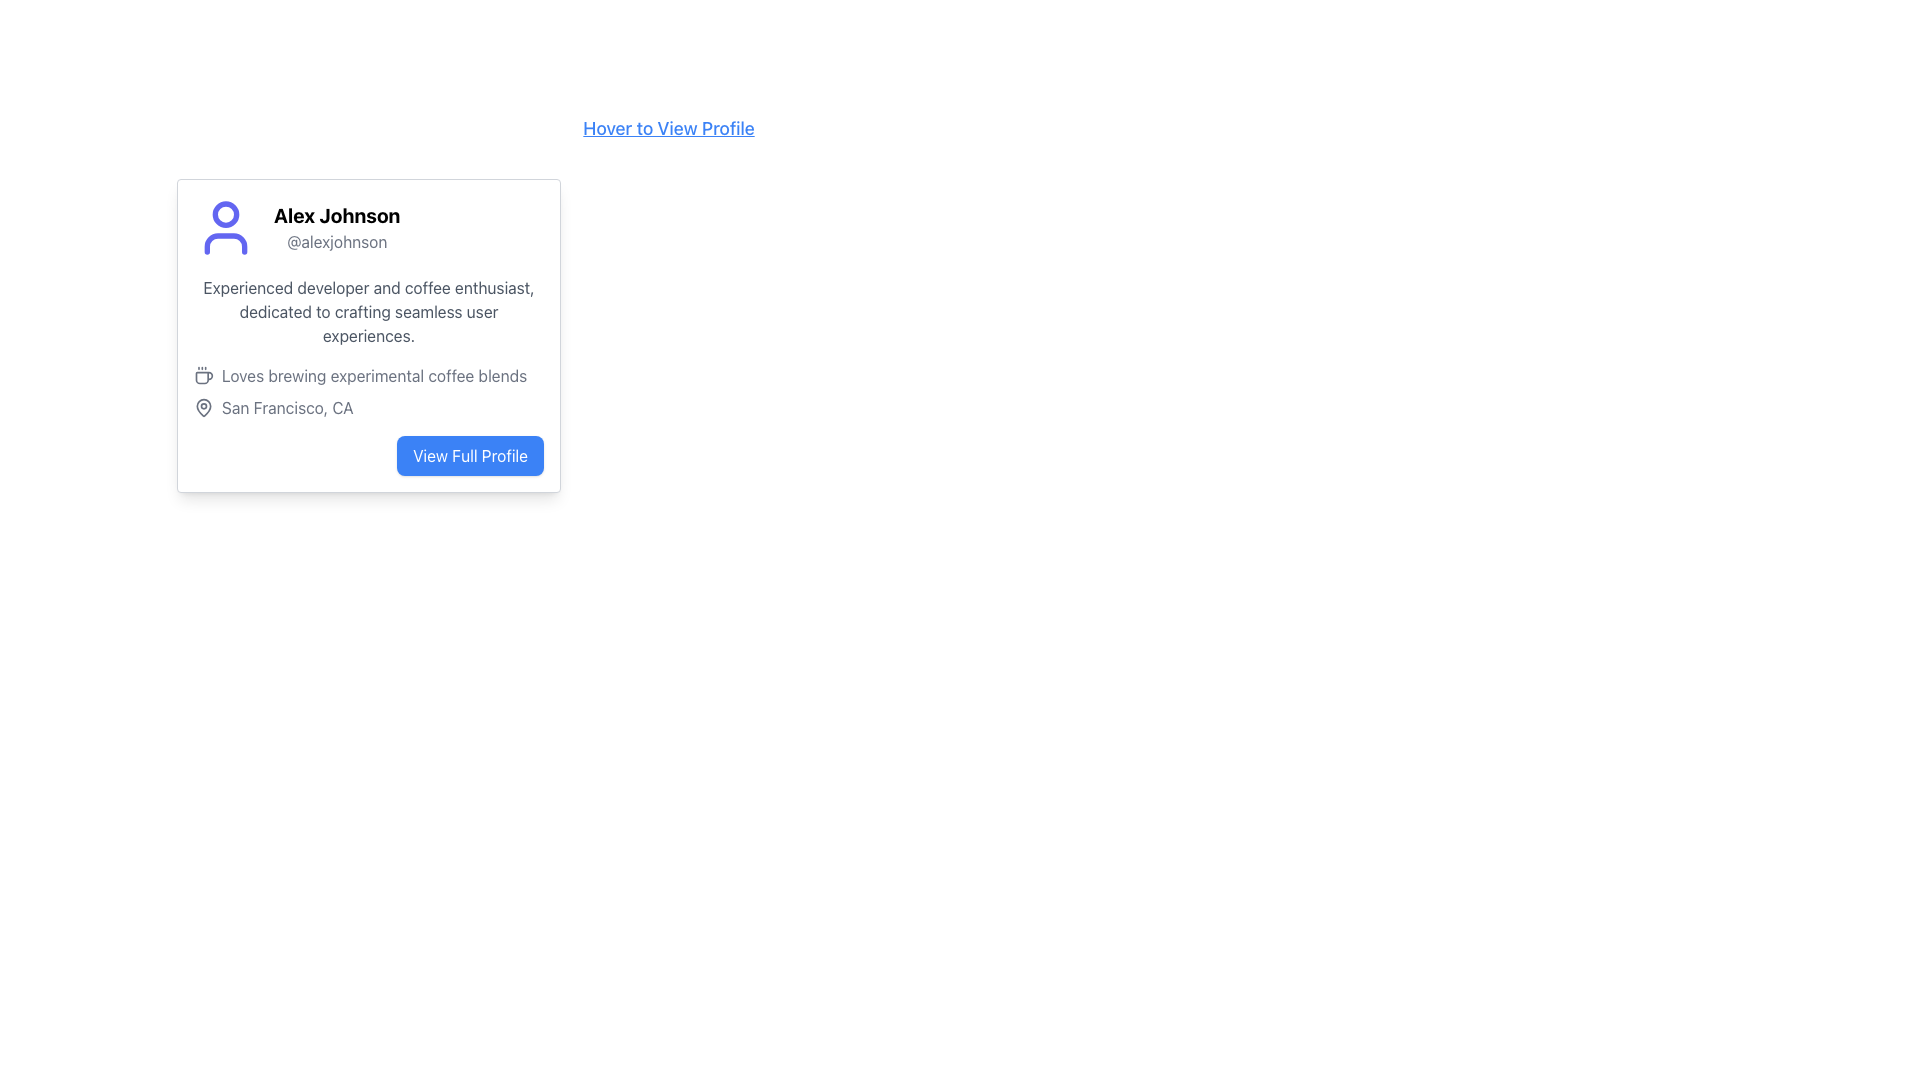 Image resolution: width=1920 pixels, height=1080 pixels. I want to click on text displayed in the user profile component, which shows the name and username of the user, located to the right of the user silhouette icon, so click(337, 226).